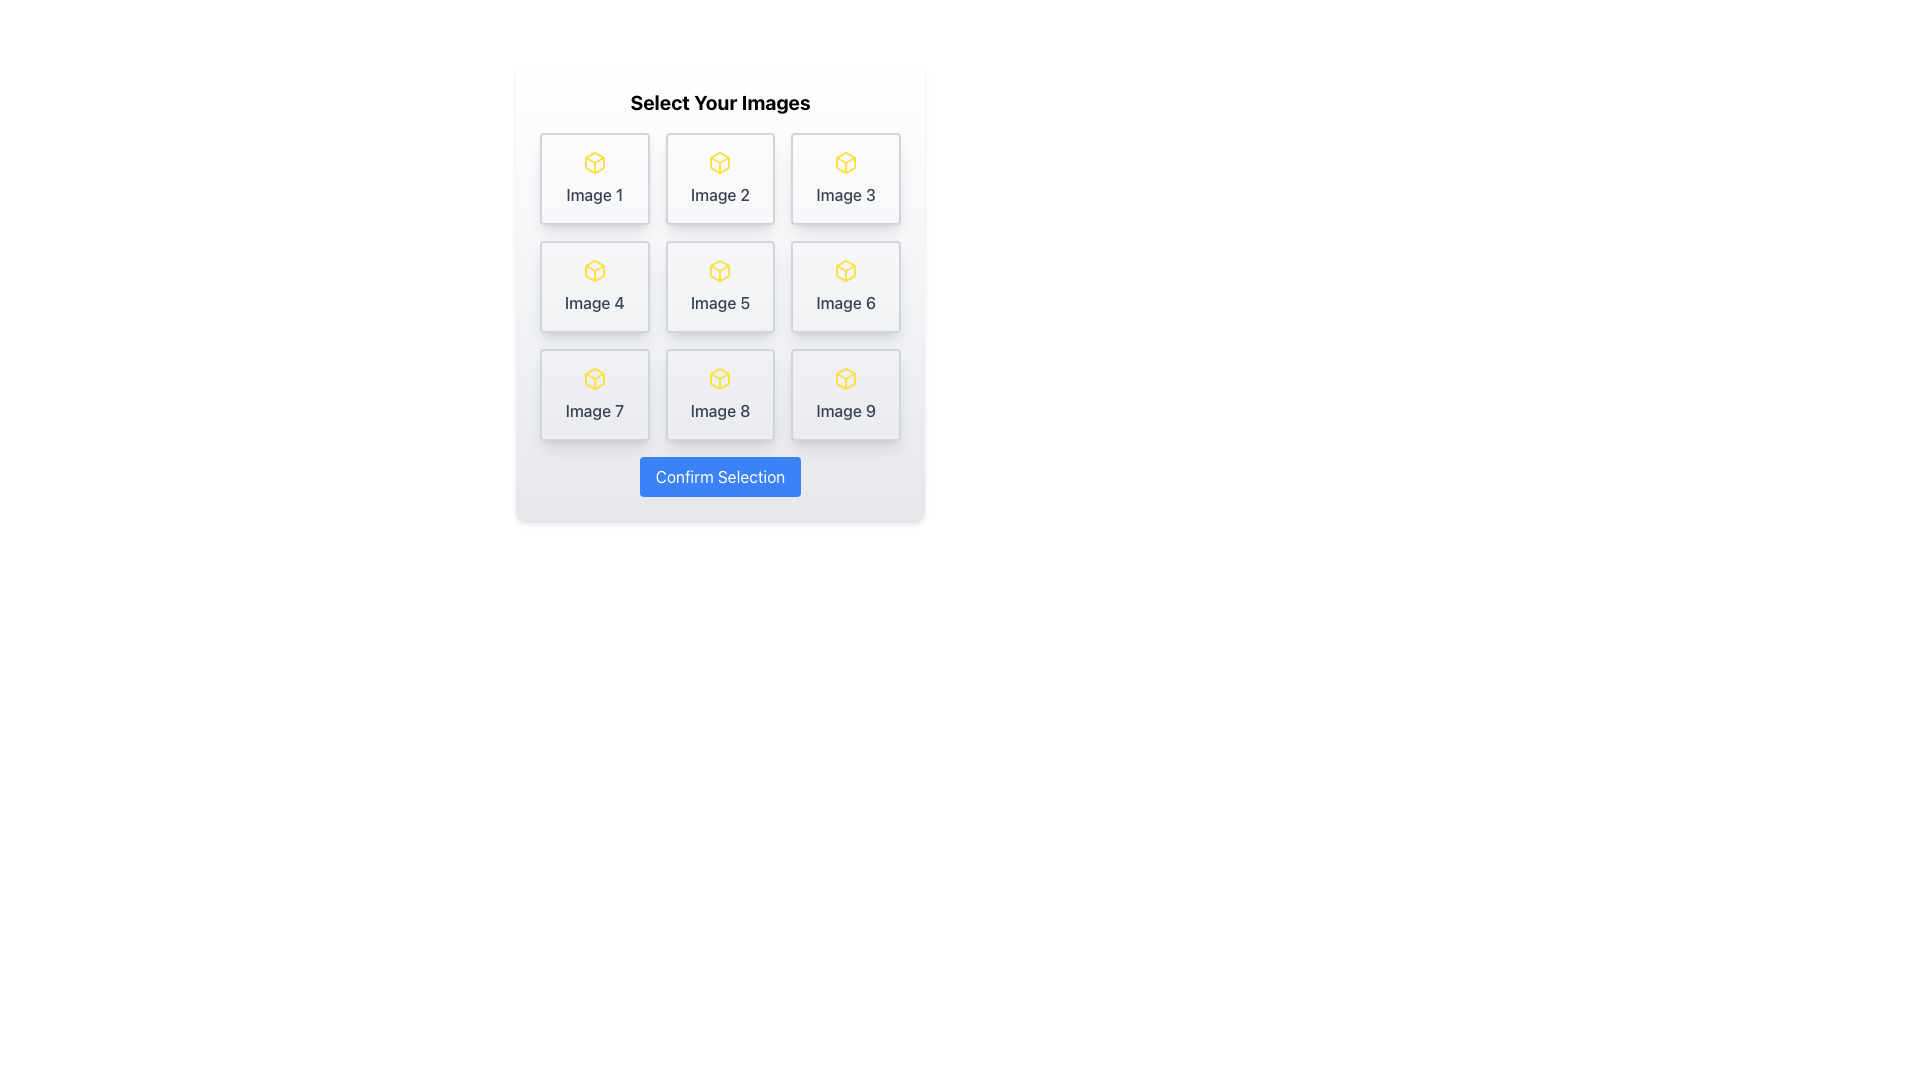  I want to click on small triangular icon outlined in yellow, which is located within a box icon on the interface, so click(846, 376).